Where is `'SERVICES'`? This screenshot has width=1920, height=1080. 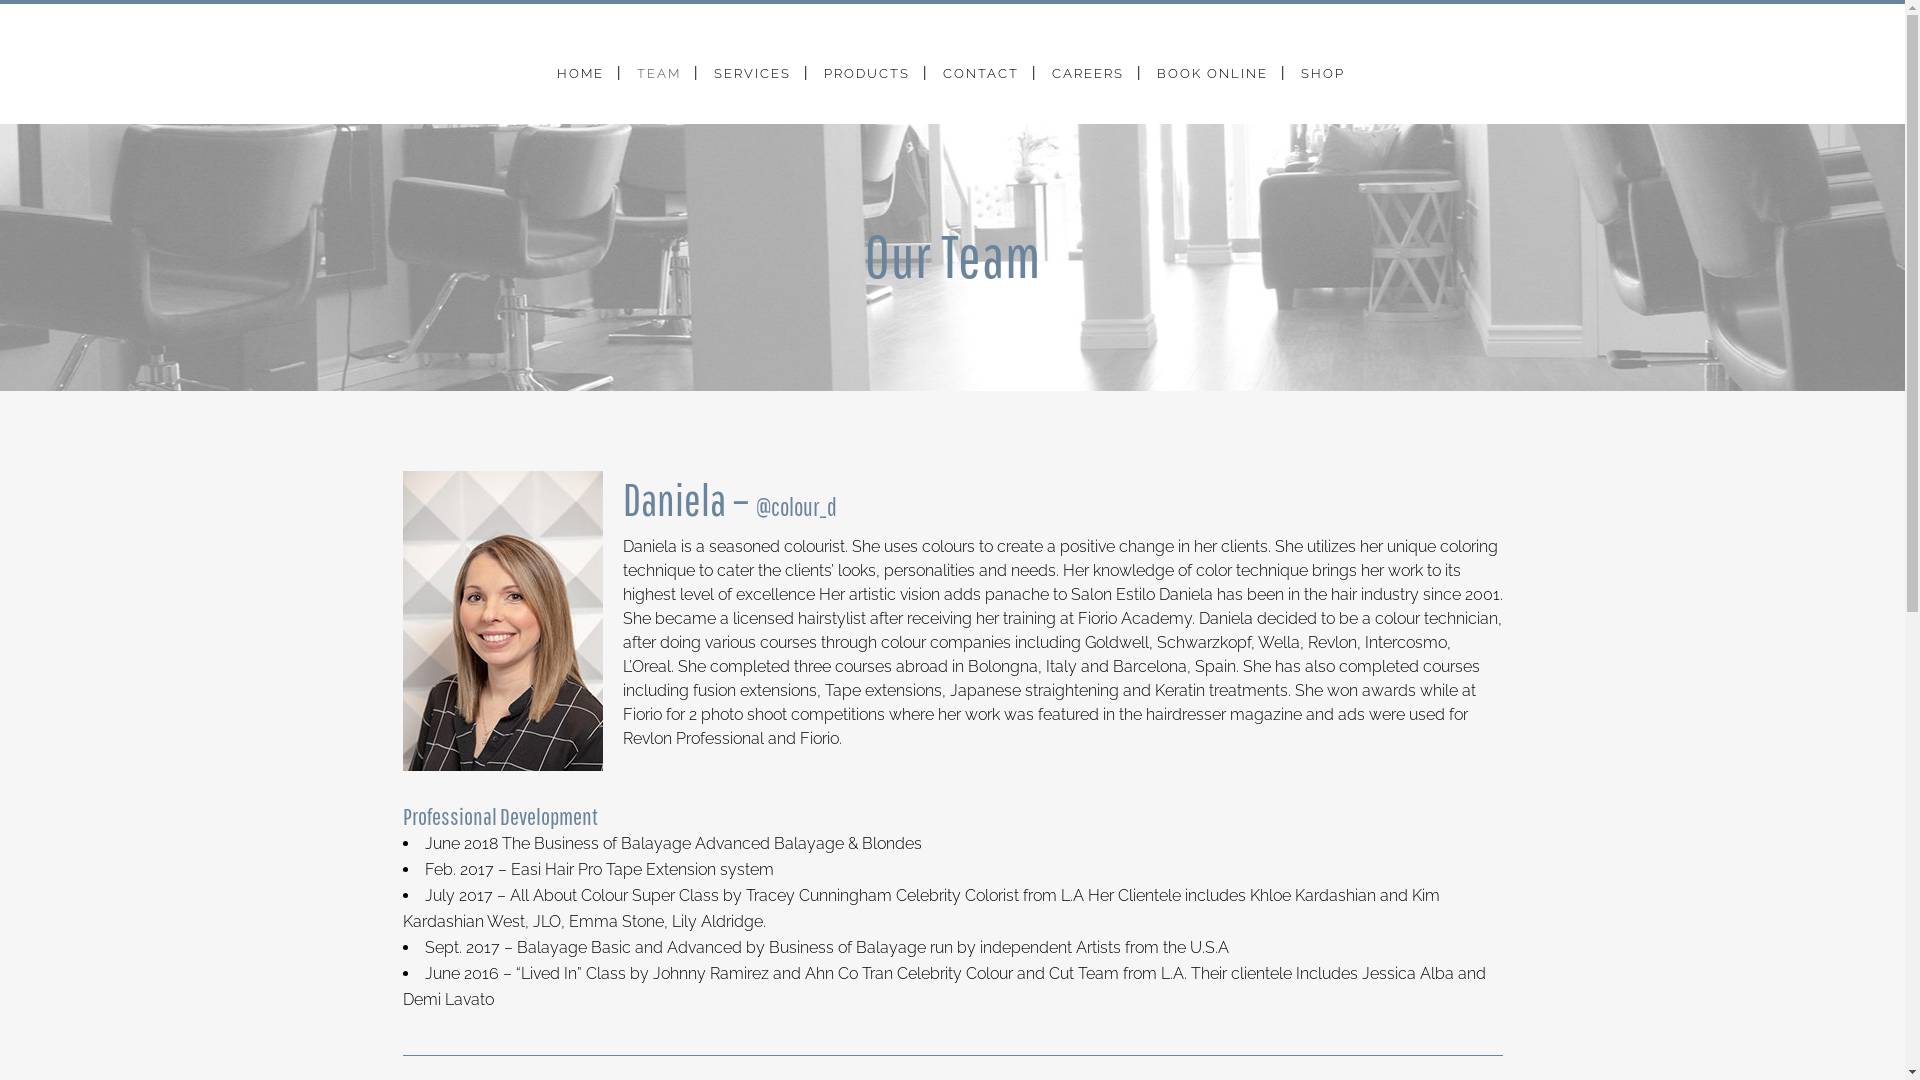
'SERVICES' is located at coordinates (750, 72).